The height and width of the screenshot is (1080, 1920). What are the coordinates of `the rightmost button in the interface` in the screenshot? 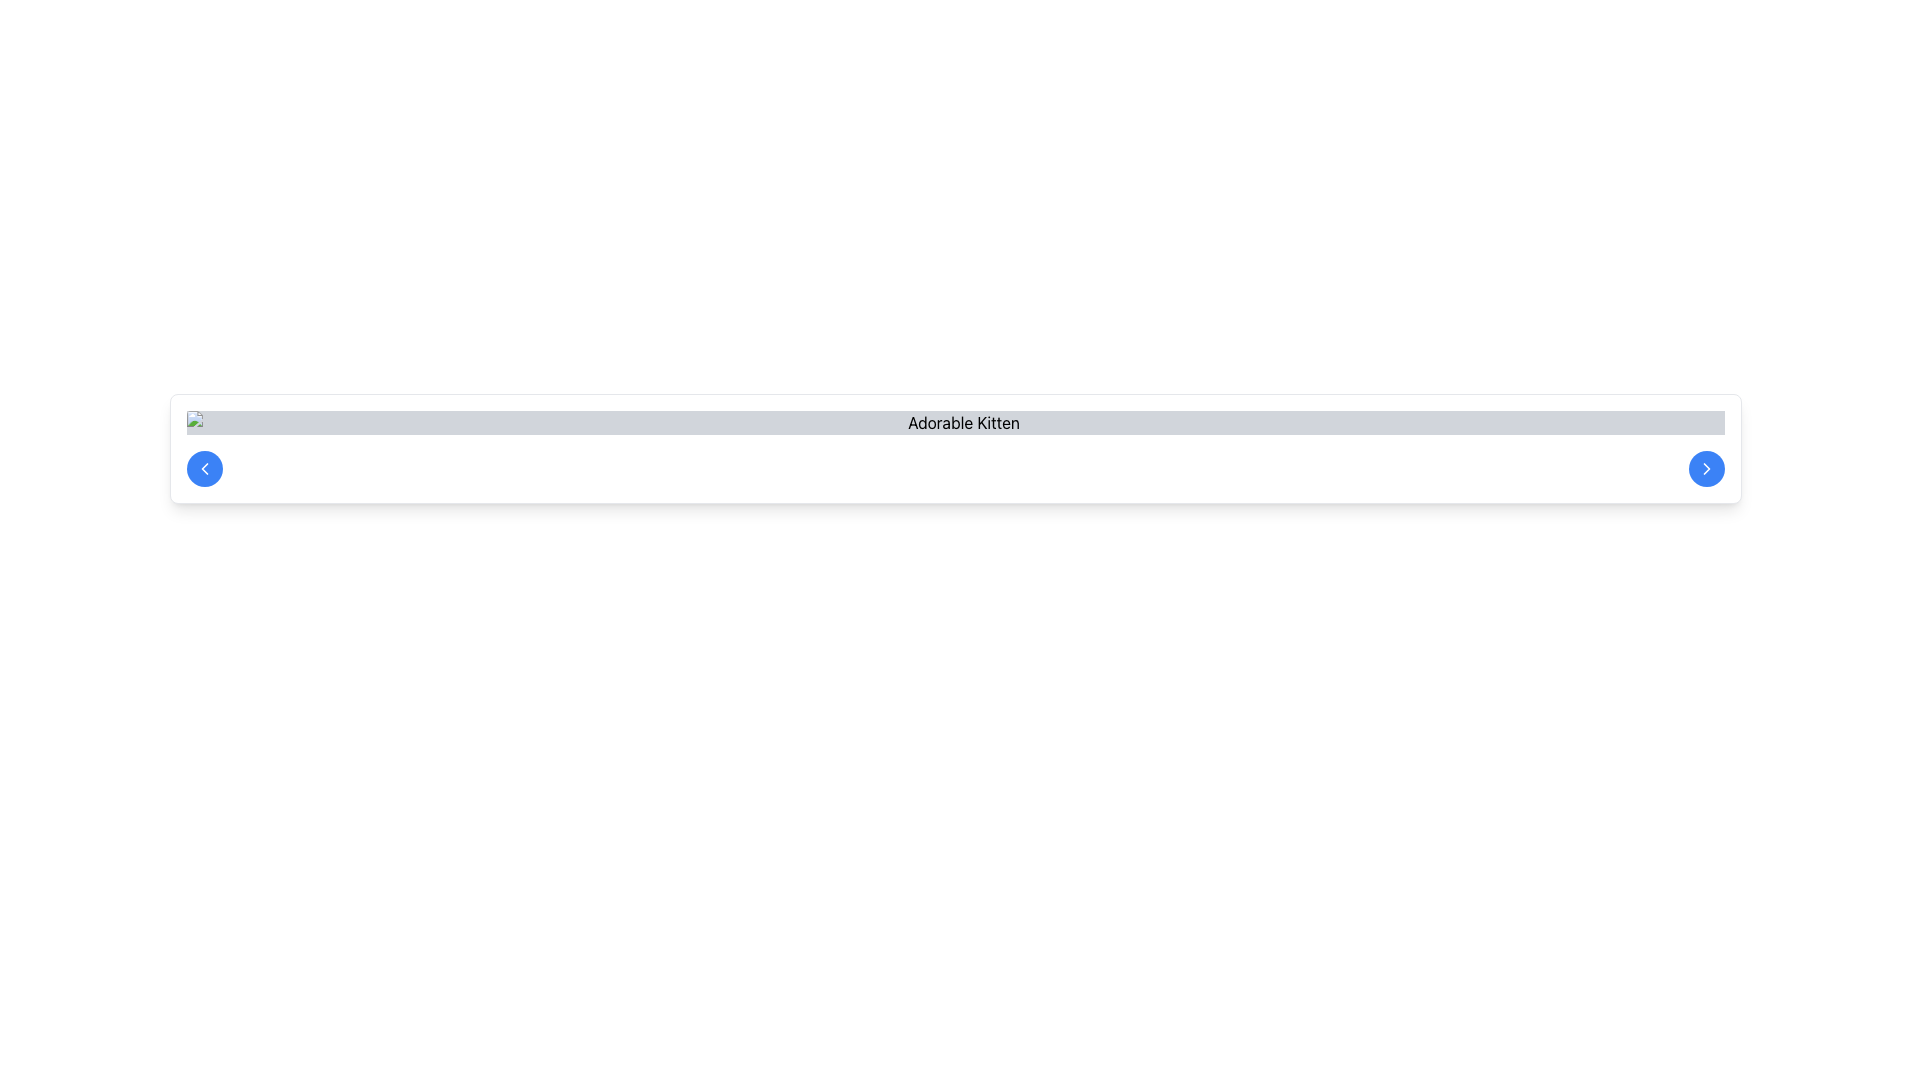 It's located at (1706, 469).